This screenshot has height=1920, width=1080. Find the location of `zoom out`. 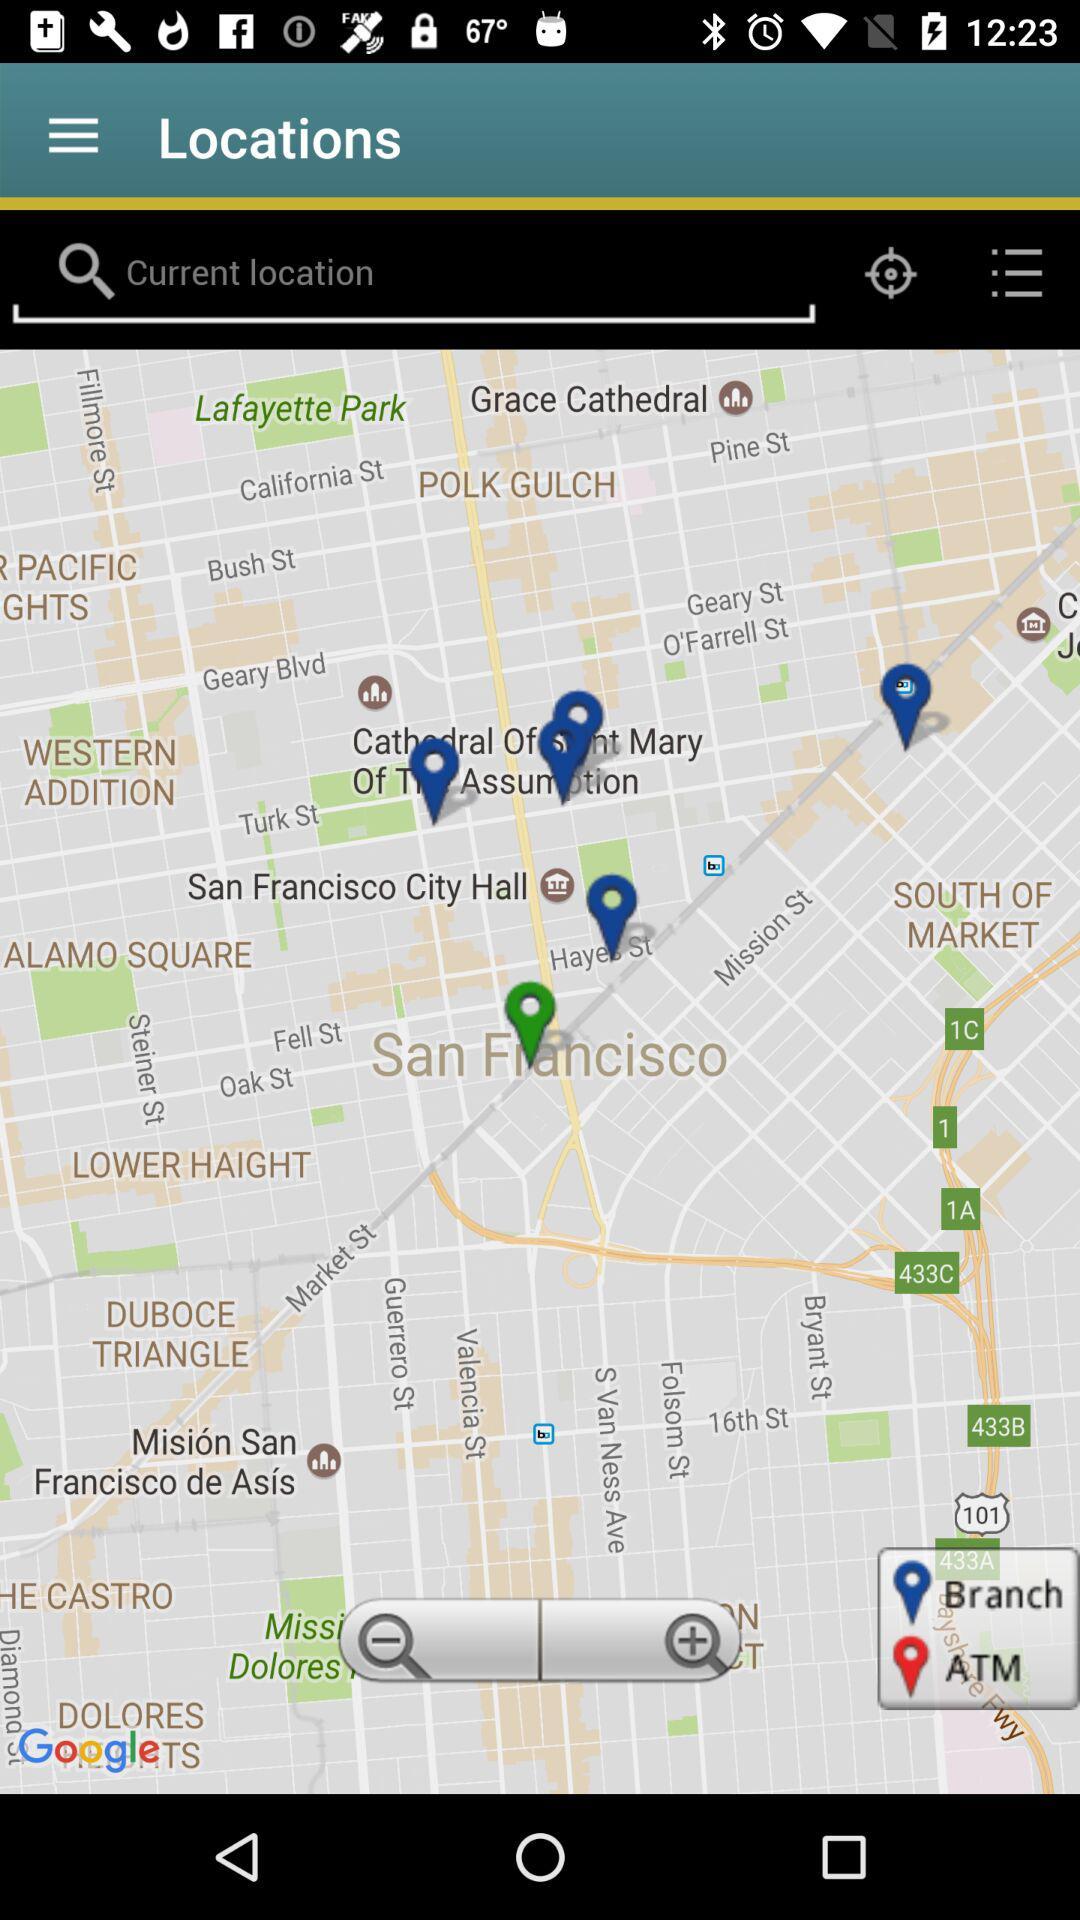

zoom out is located at coordinates (434, 1646).